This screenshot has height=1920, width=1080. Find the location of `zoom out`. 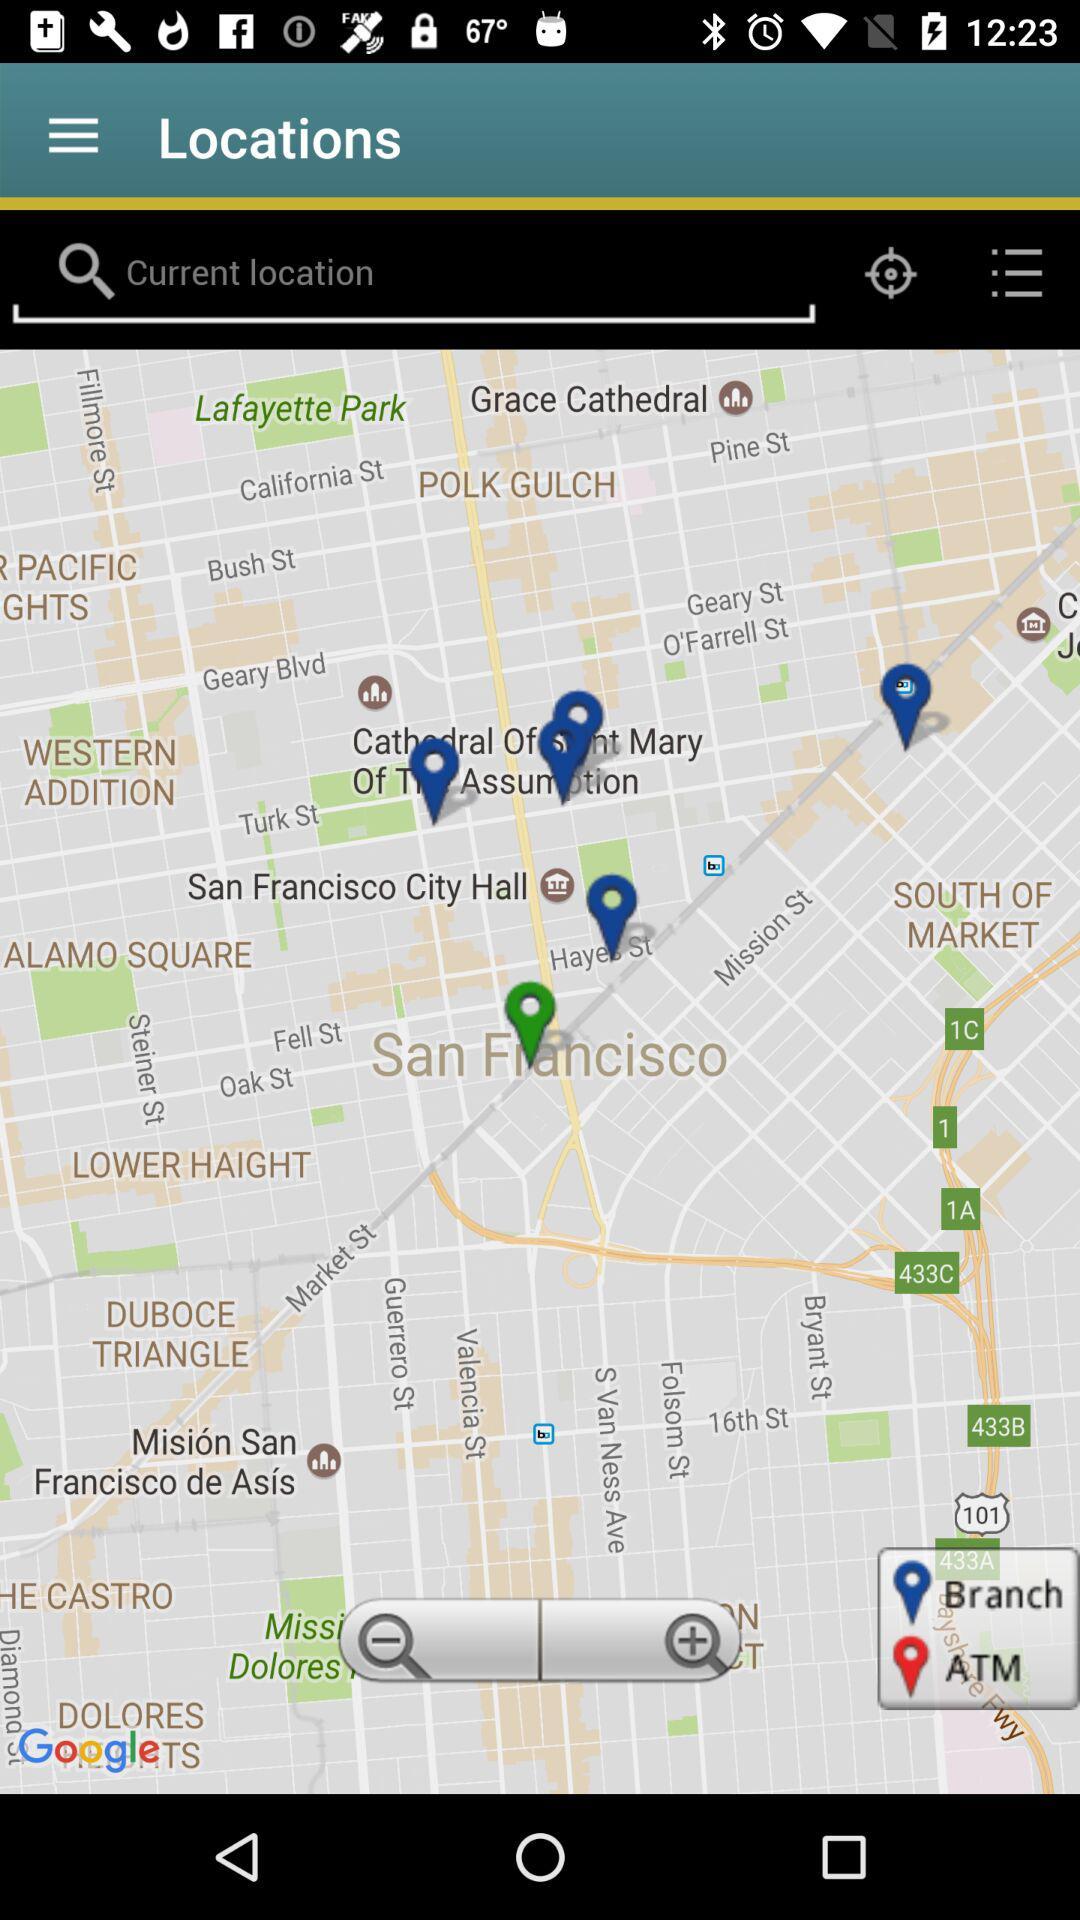

zoom out is located at coordinates (434, 1646).